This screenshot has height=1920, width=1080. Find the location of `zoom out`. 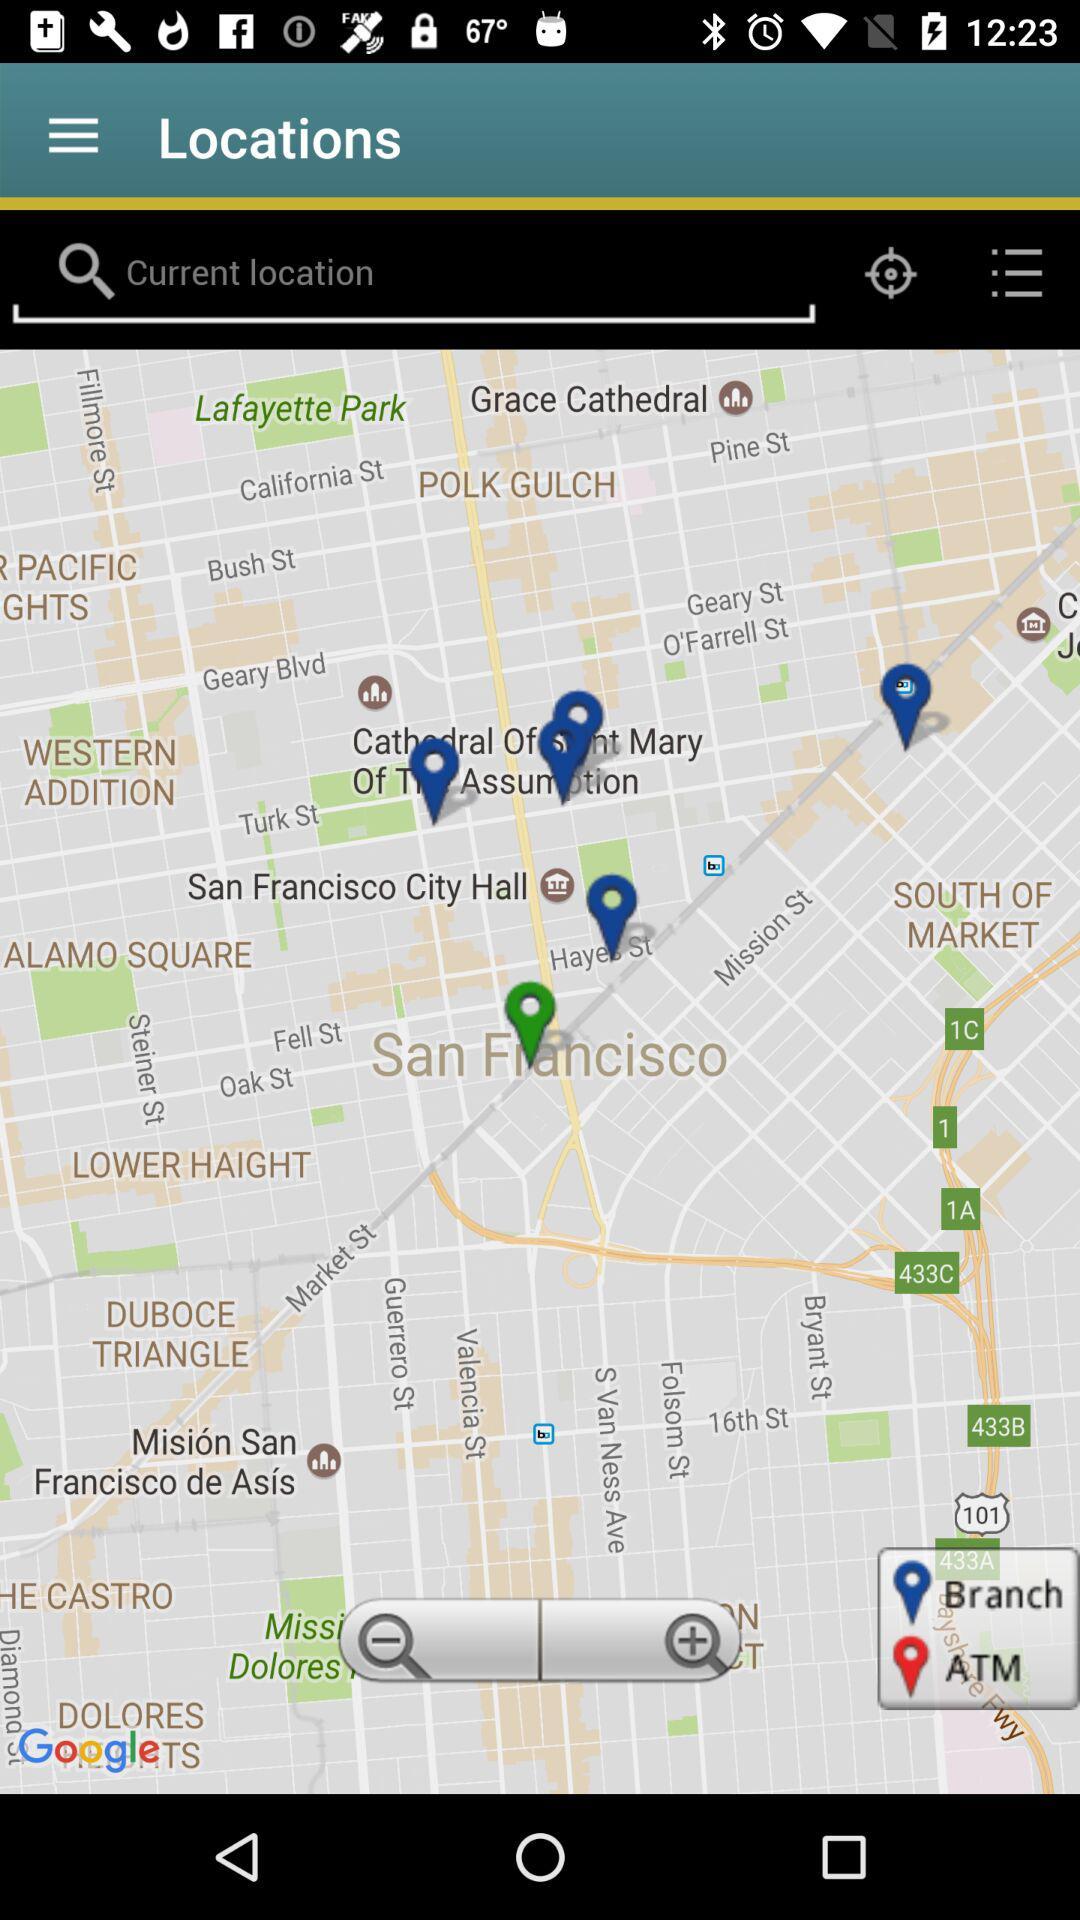

zoom out is located at coordinates (434, 1646).